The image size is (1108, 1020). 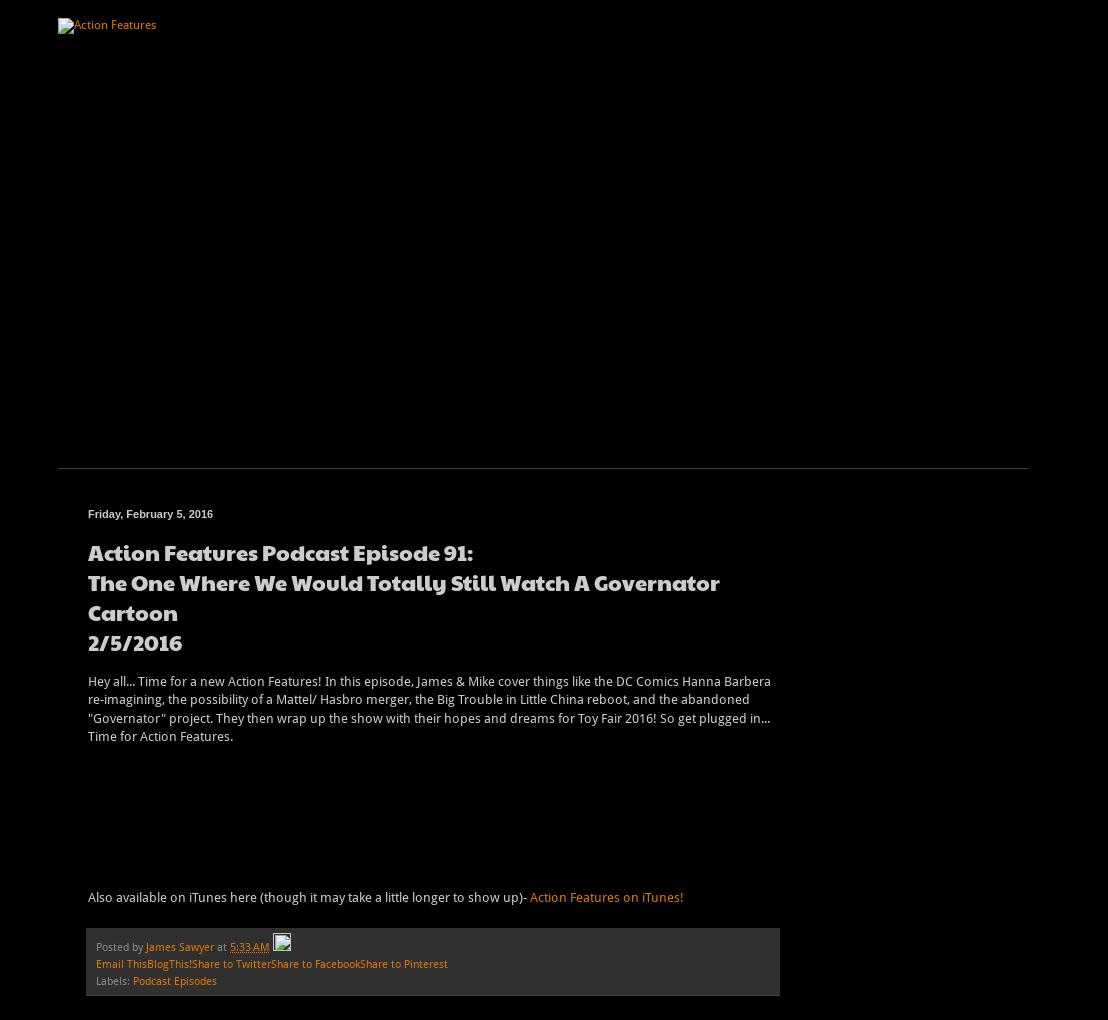 What do you see at coordinates (223, 945) in the screenshot?
I see `'at'` at bounding box center [223, 945].